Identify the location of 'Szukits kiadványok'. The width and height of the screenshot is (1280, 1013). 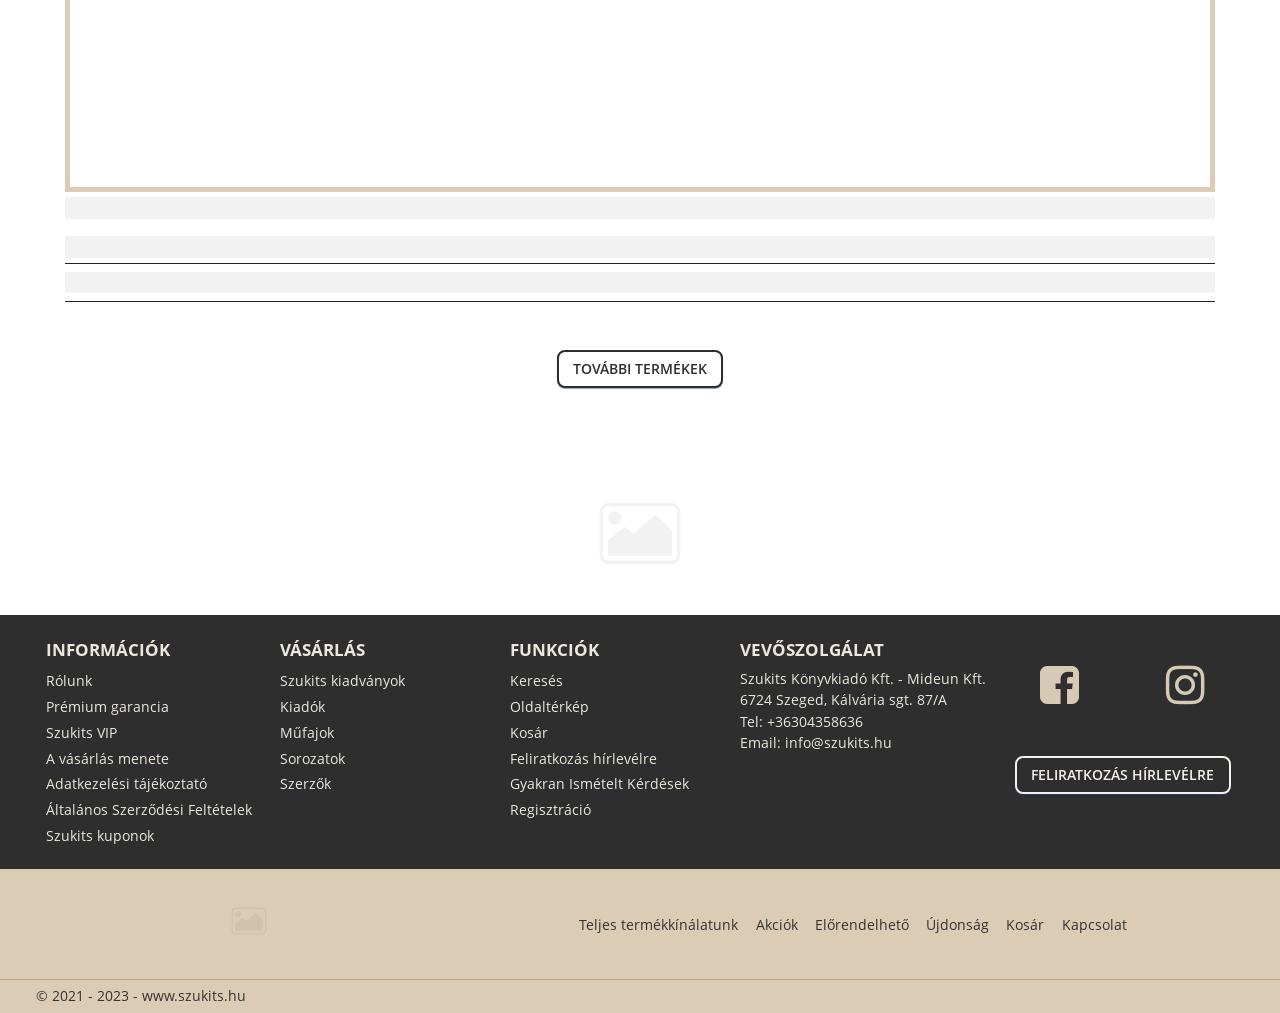
(341, 678).